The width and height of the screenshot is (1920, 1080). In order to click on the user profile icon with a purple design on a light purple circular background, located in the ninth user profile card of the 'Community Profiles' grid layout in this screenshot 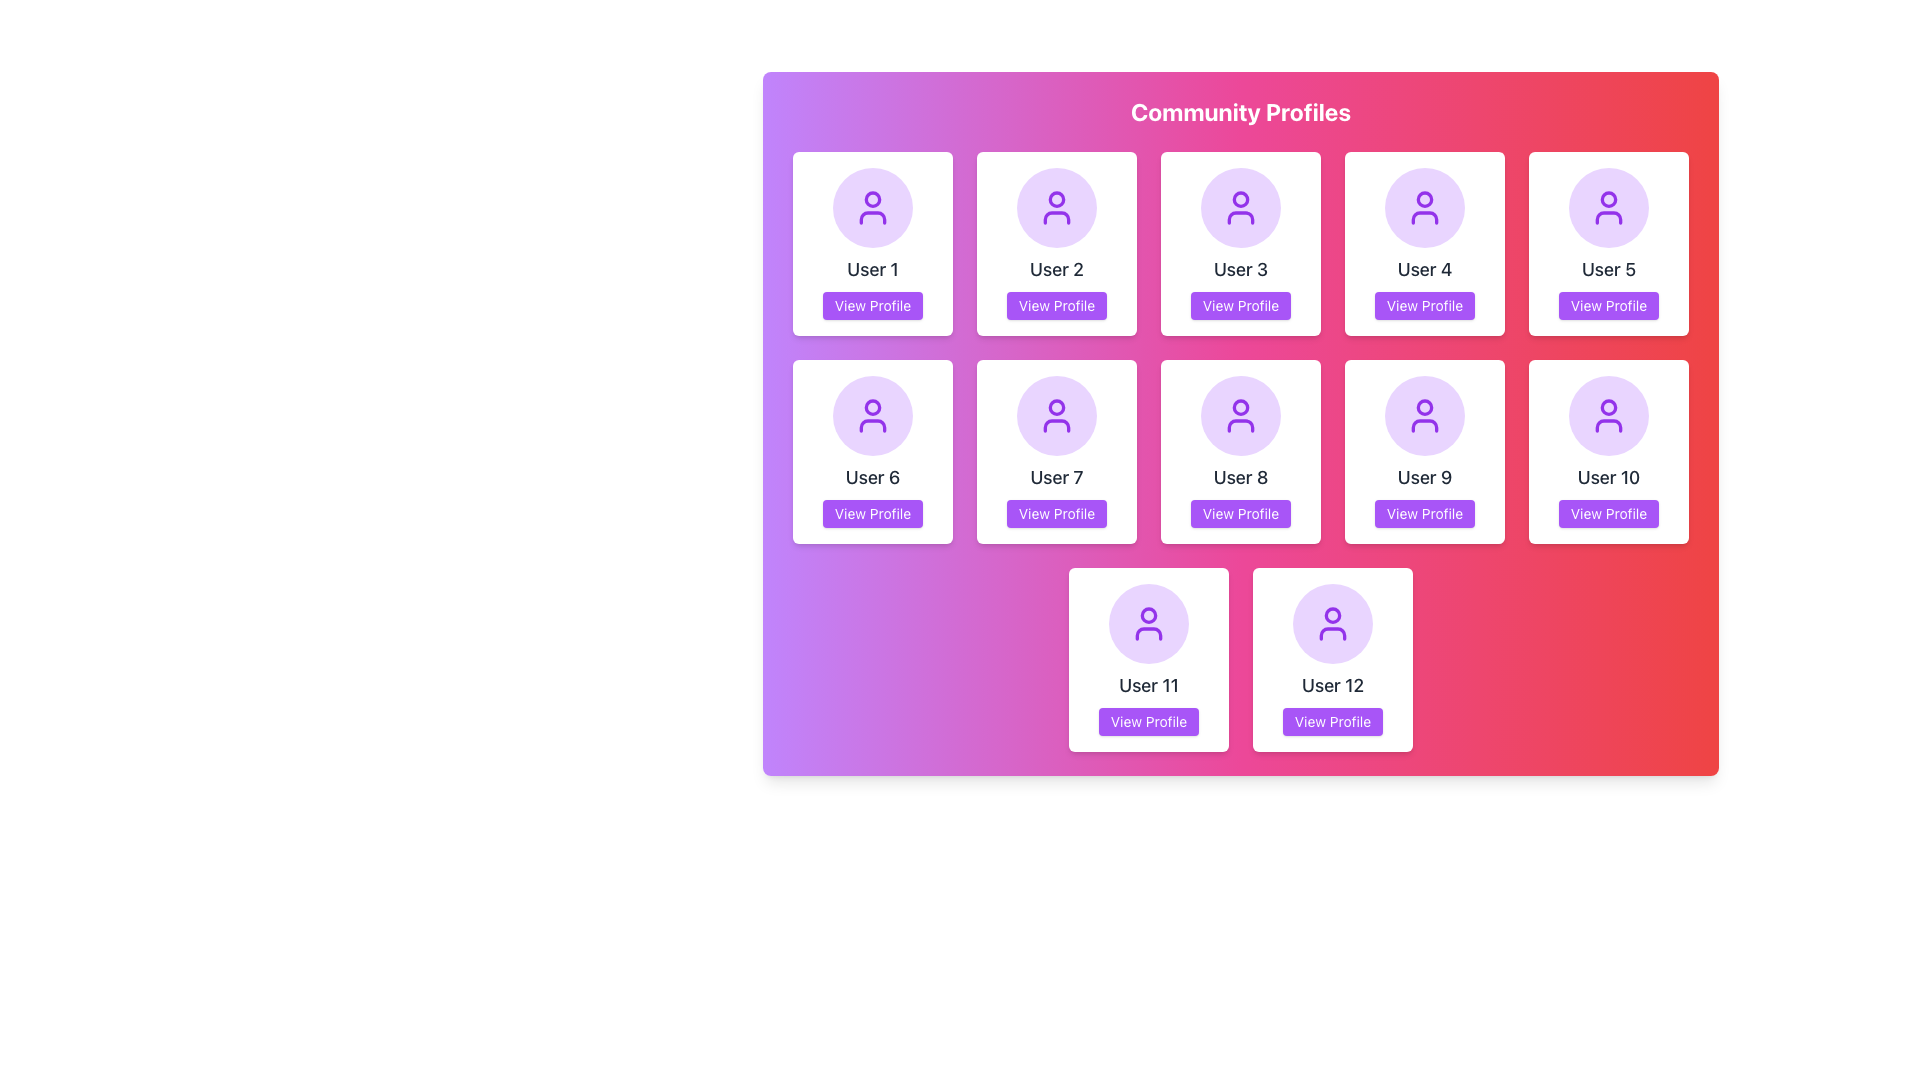, I will do `click(1424, 415)`.